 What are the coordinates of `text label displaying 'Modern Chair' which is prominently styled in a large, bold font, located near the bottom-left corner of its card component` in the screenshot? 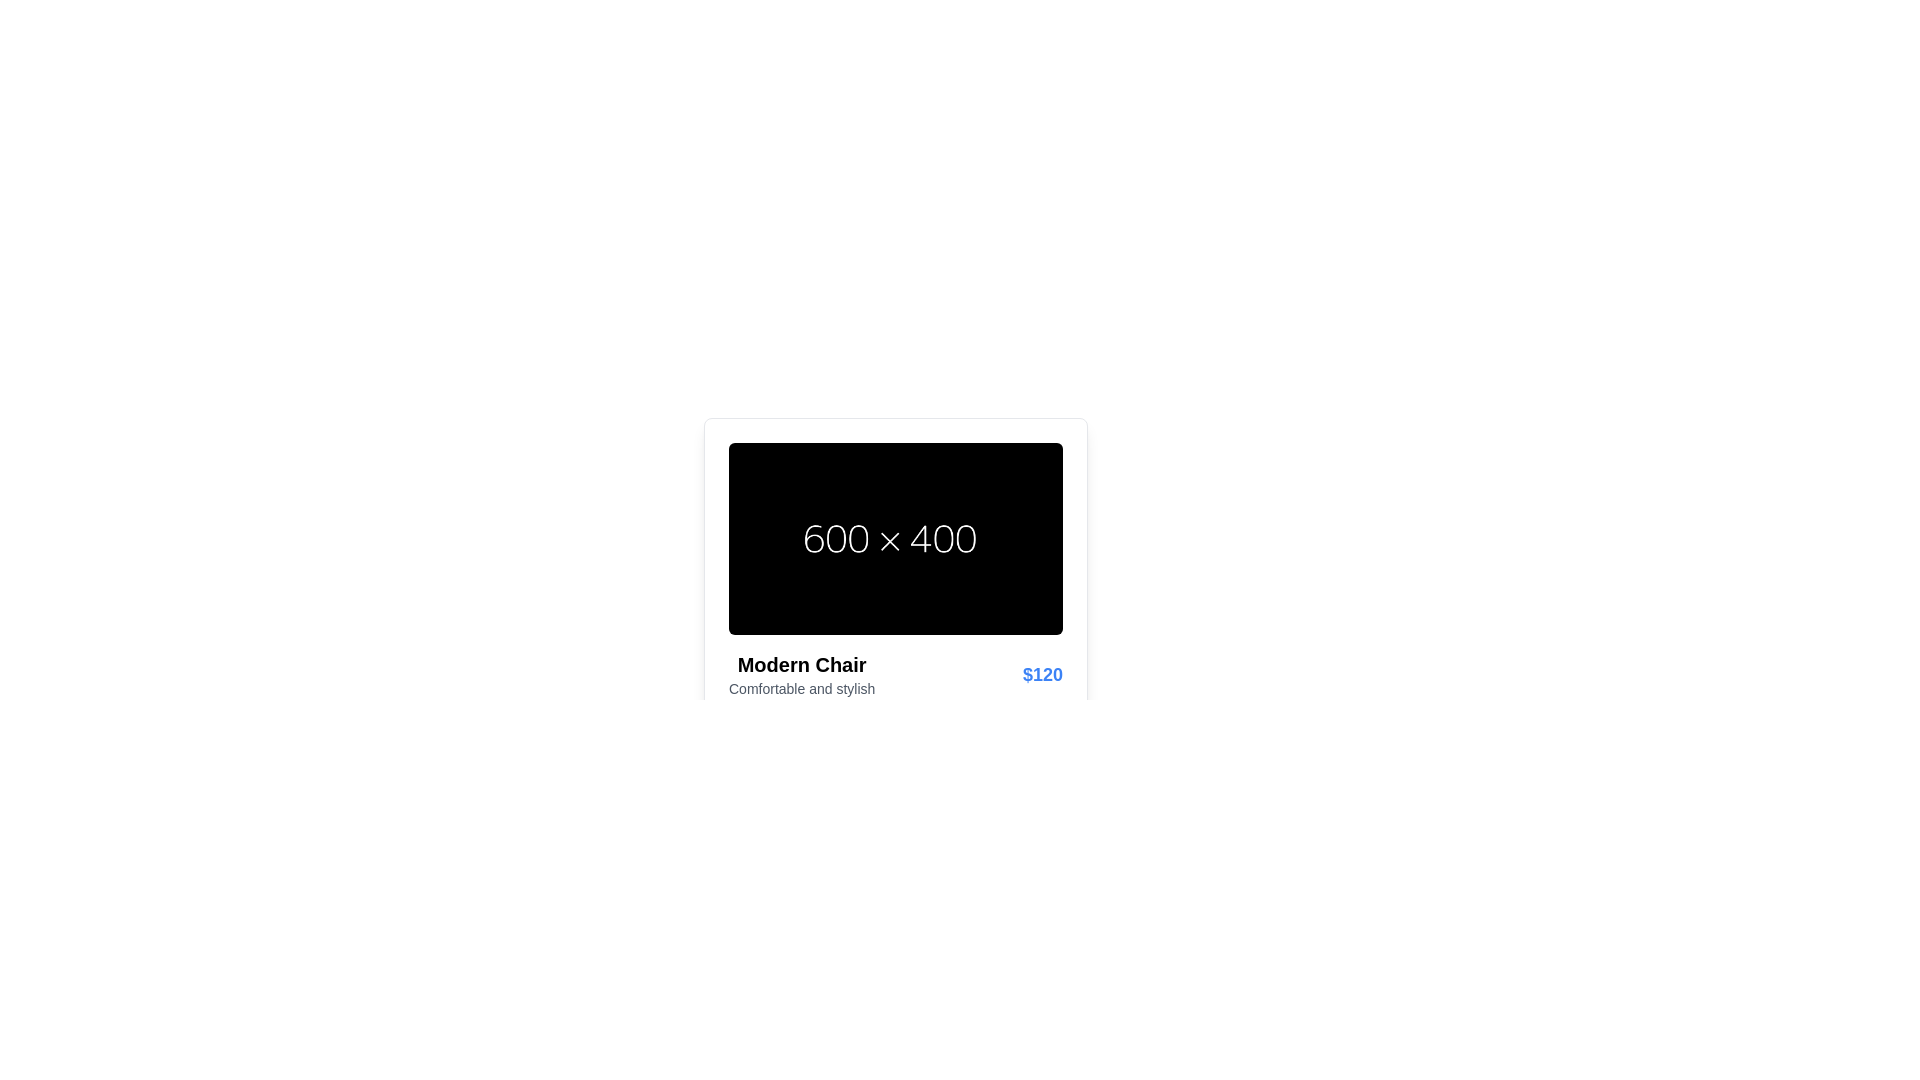 It's located at (802, 664).